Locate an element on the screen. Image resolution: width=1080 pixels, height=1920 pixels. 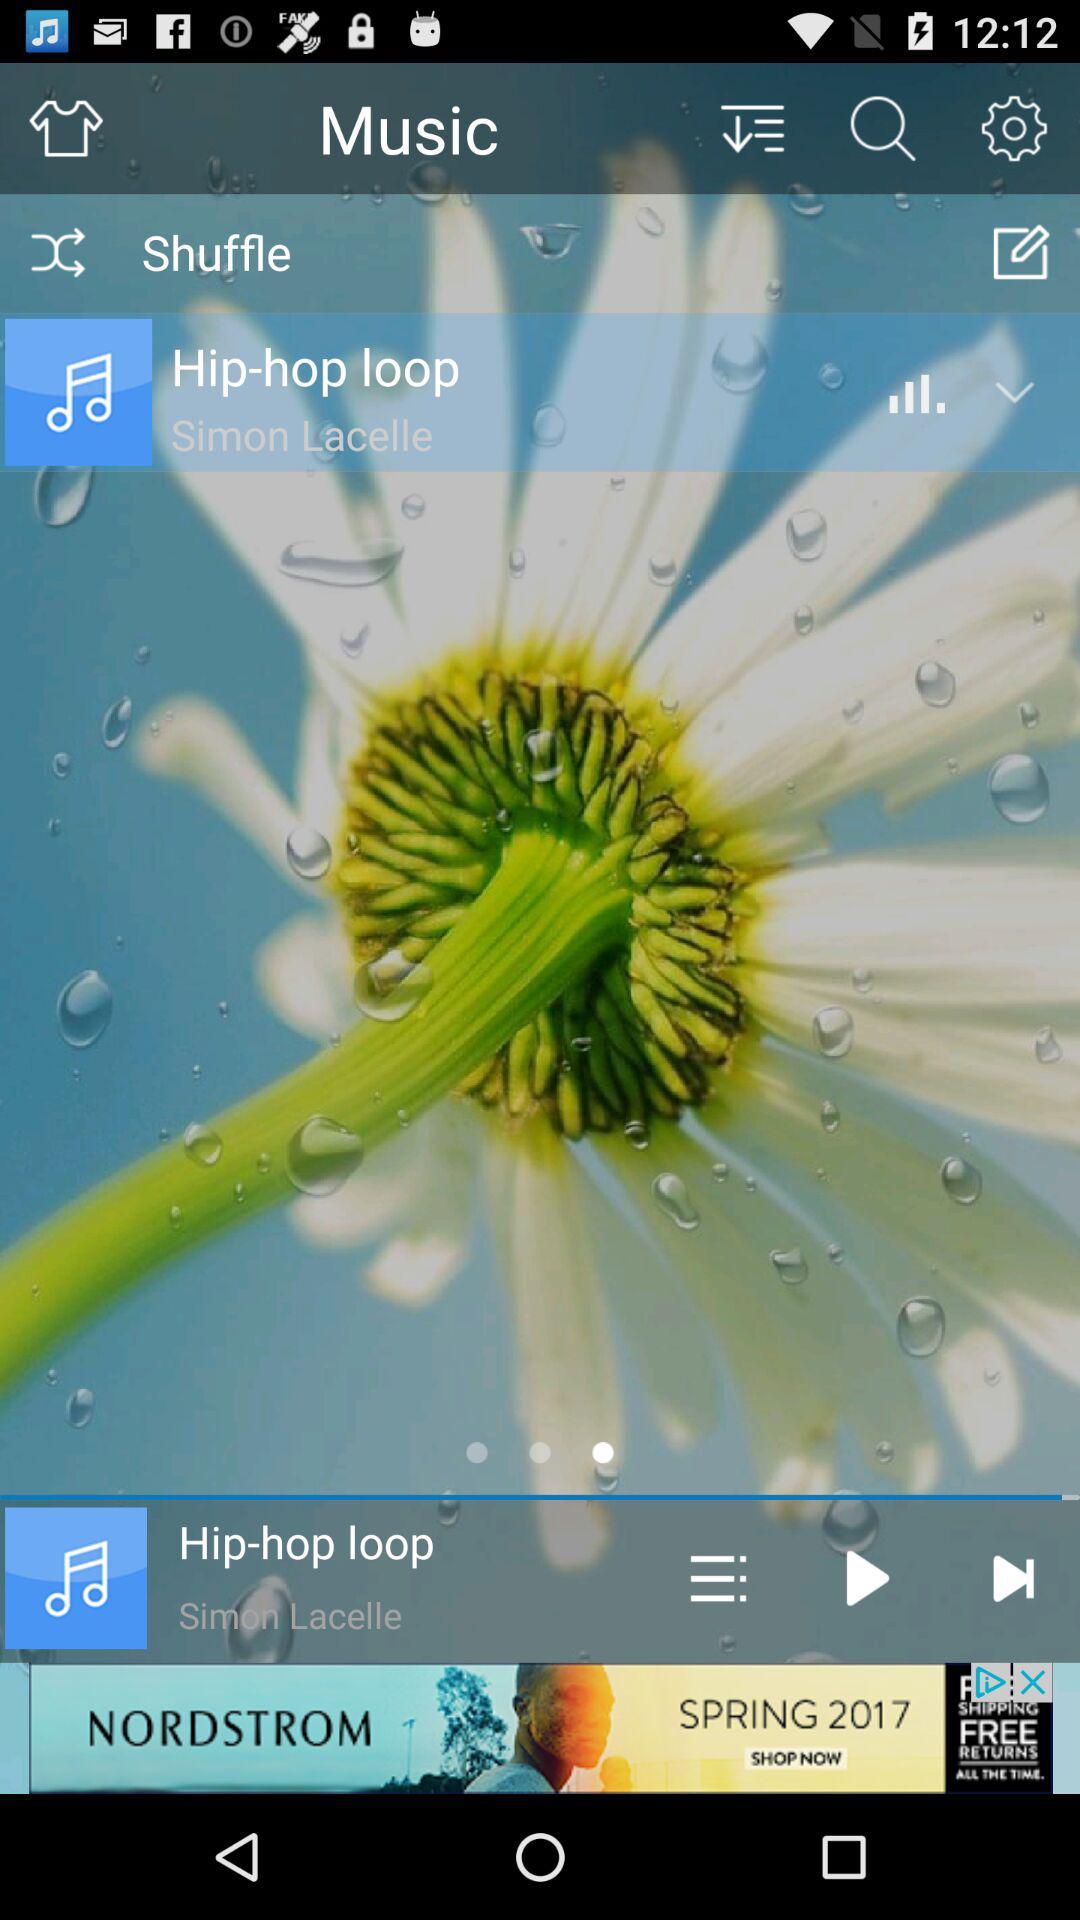
the edit icon is located at coordinates (1022, 268).